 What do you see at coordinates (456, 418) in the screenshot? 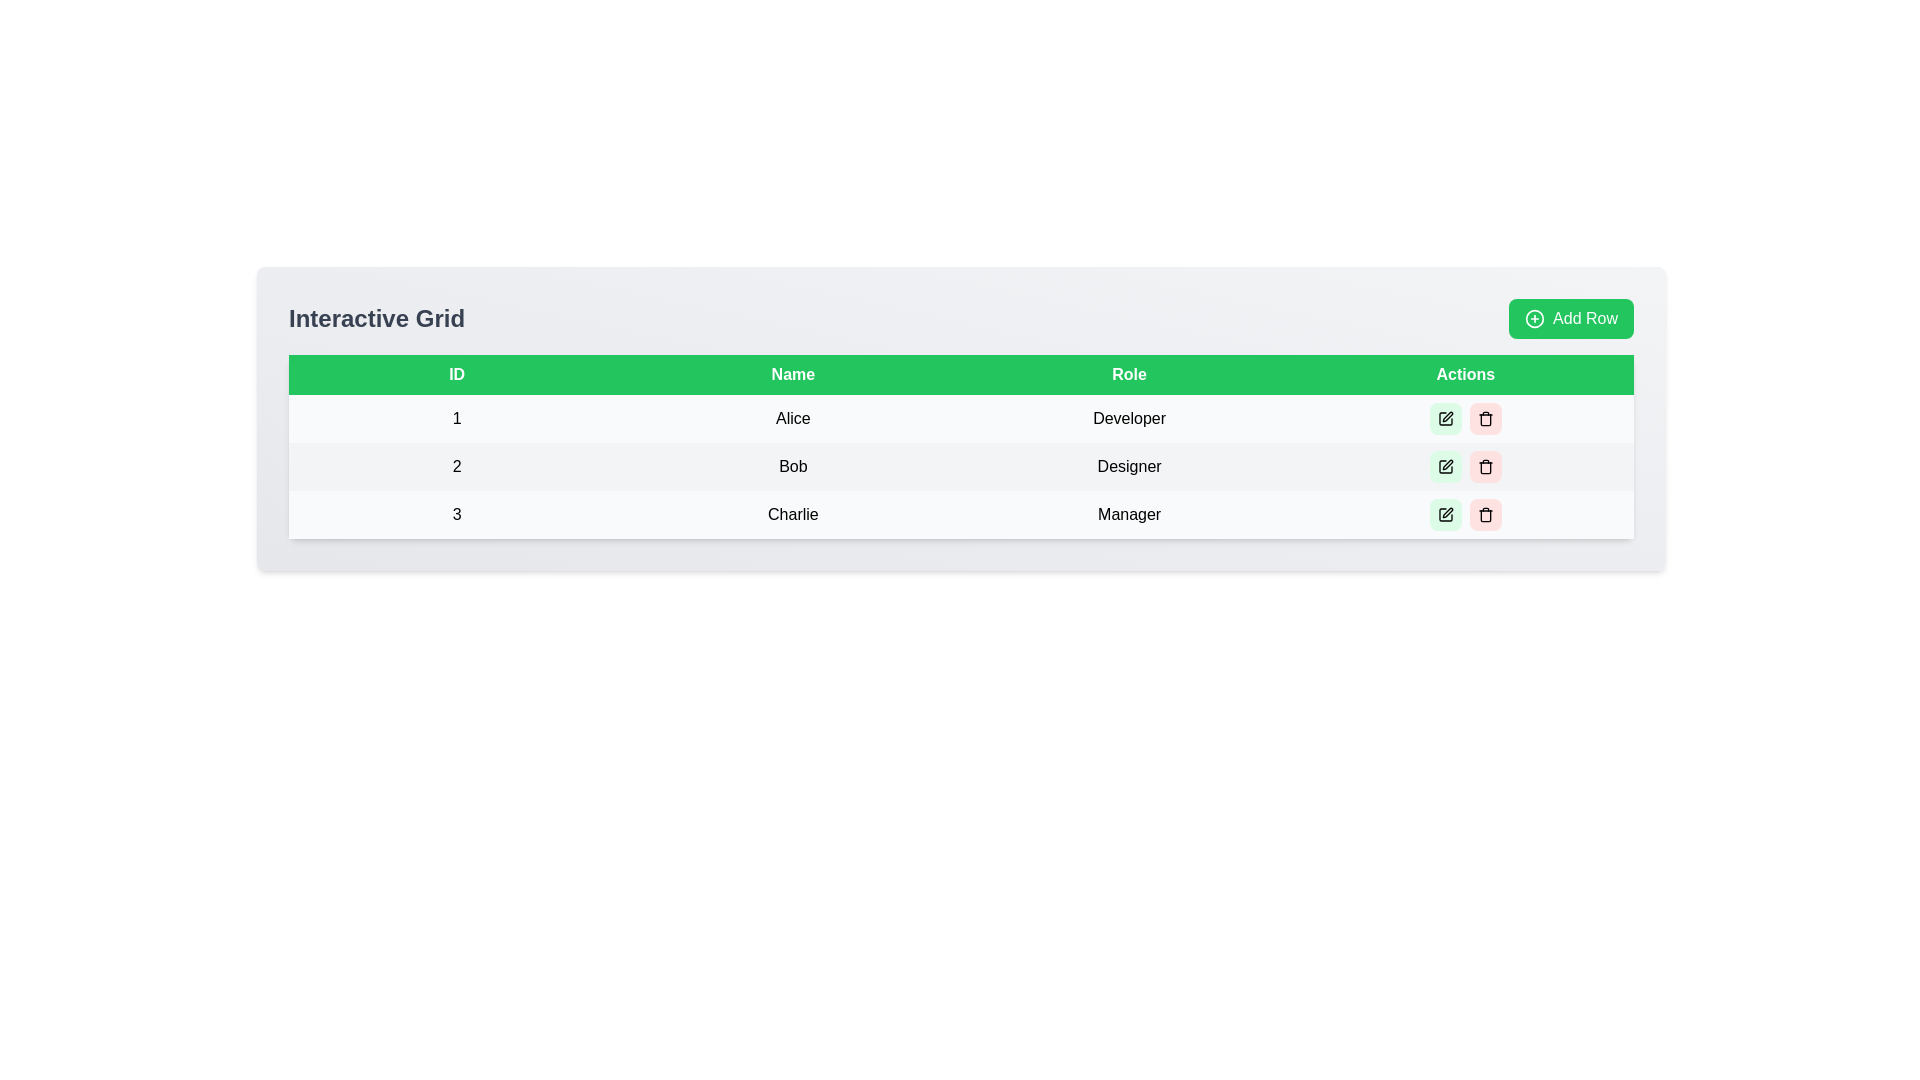
I see `the Table Cell Content displaying the identifier or serial number in the first column and first row of the grid, positioned to the left of the cell containing 'Alice' under the 'Name' column` at bounding box center [456, 418].